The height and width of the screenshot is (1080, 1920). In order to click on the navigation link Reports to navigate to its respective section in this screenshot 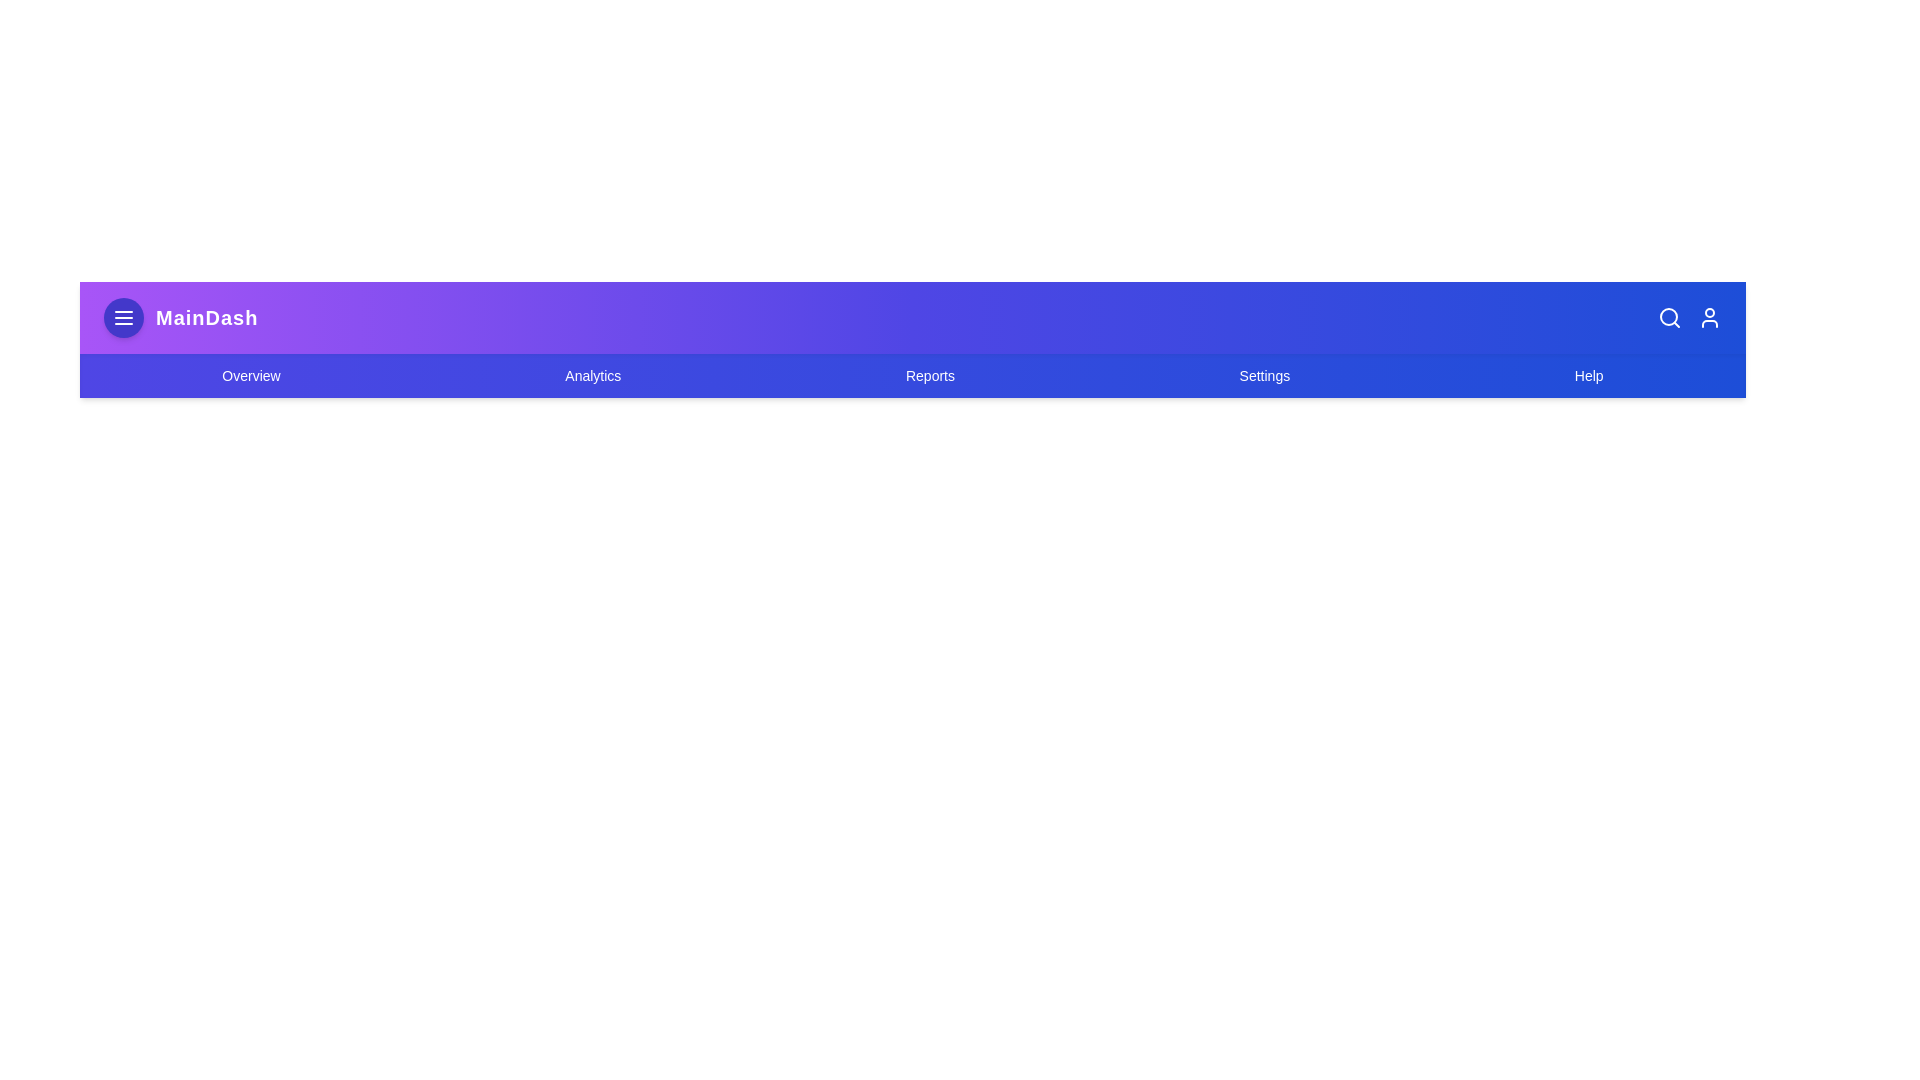, I will do `click(929, 375)`.